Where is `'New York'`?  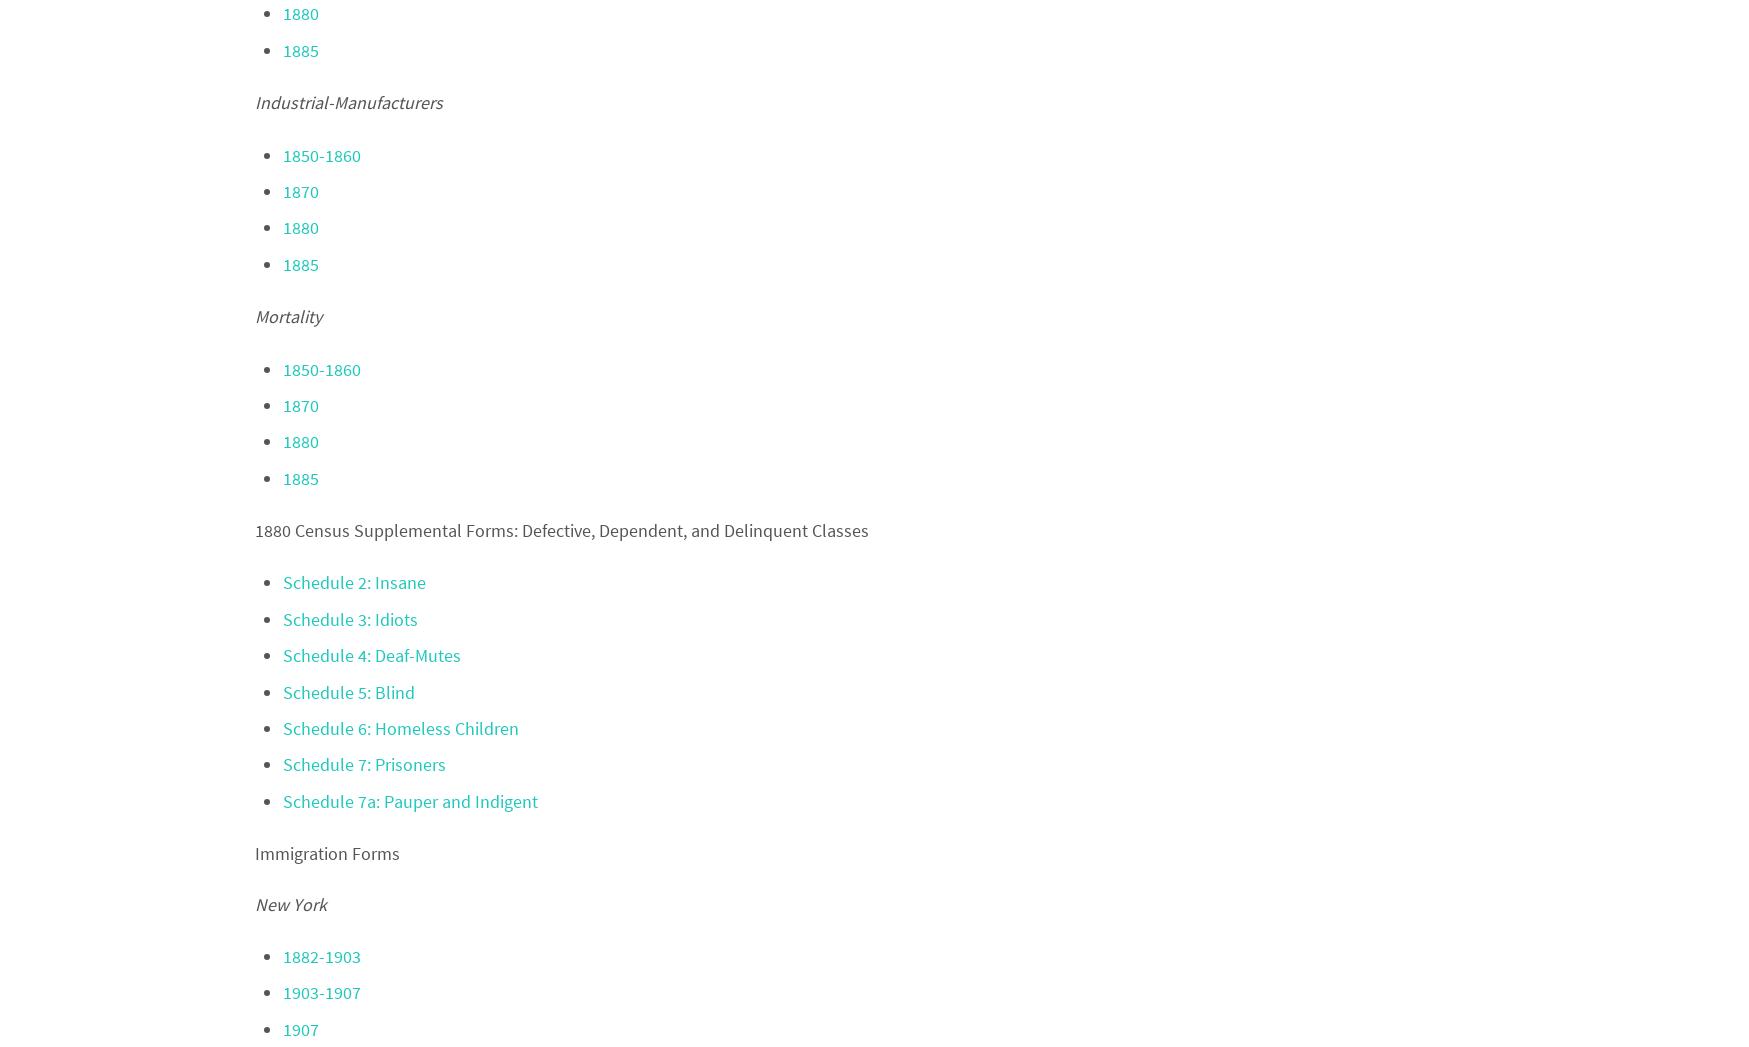 'New York' is located at coordinates (288, 902).